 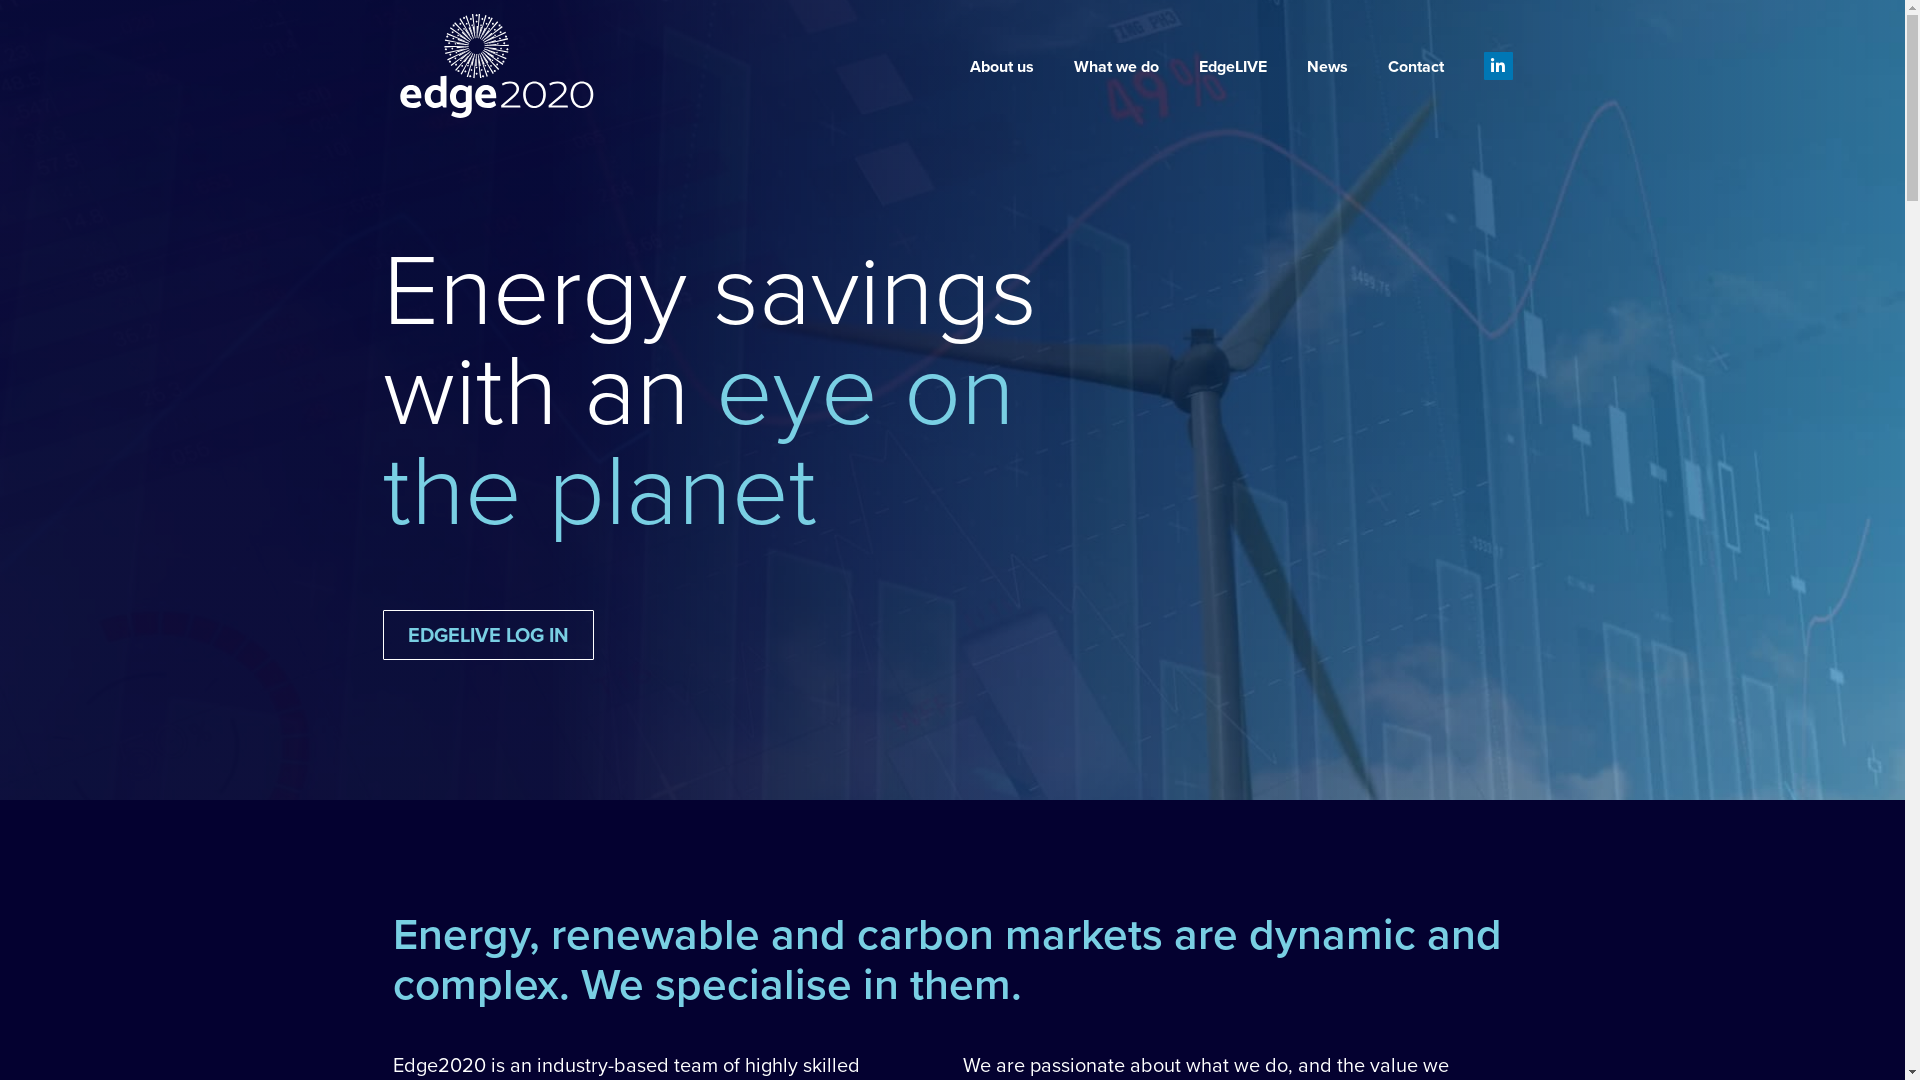 I want to click on 'Contact', so click(x=1415, y=65).